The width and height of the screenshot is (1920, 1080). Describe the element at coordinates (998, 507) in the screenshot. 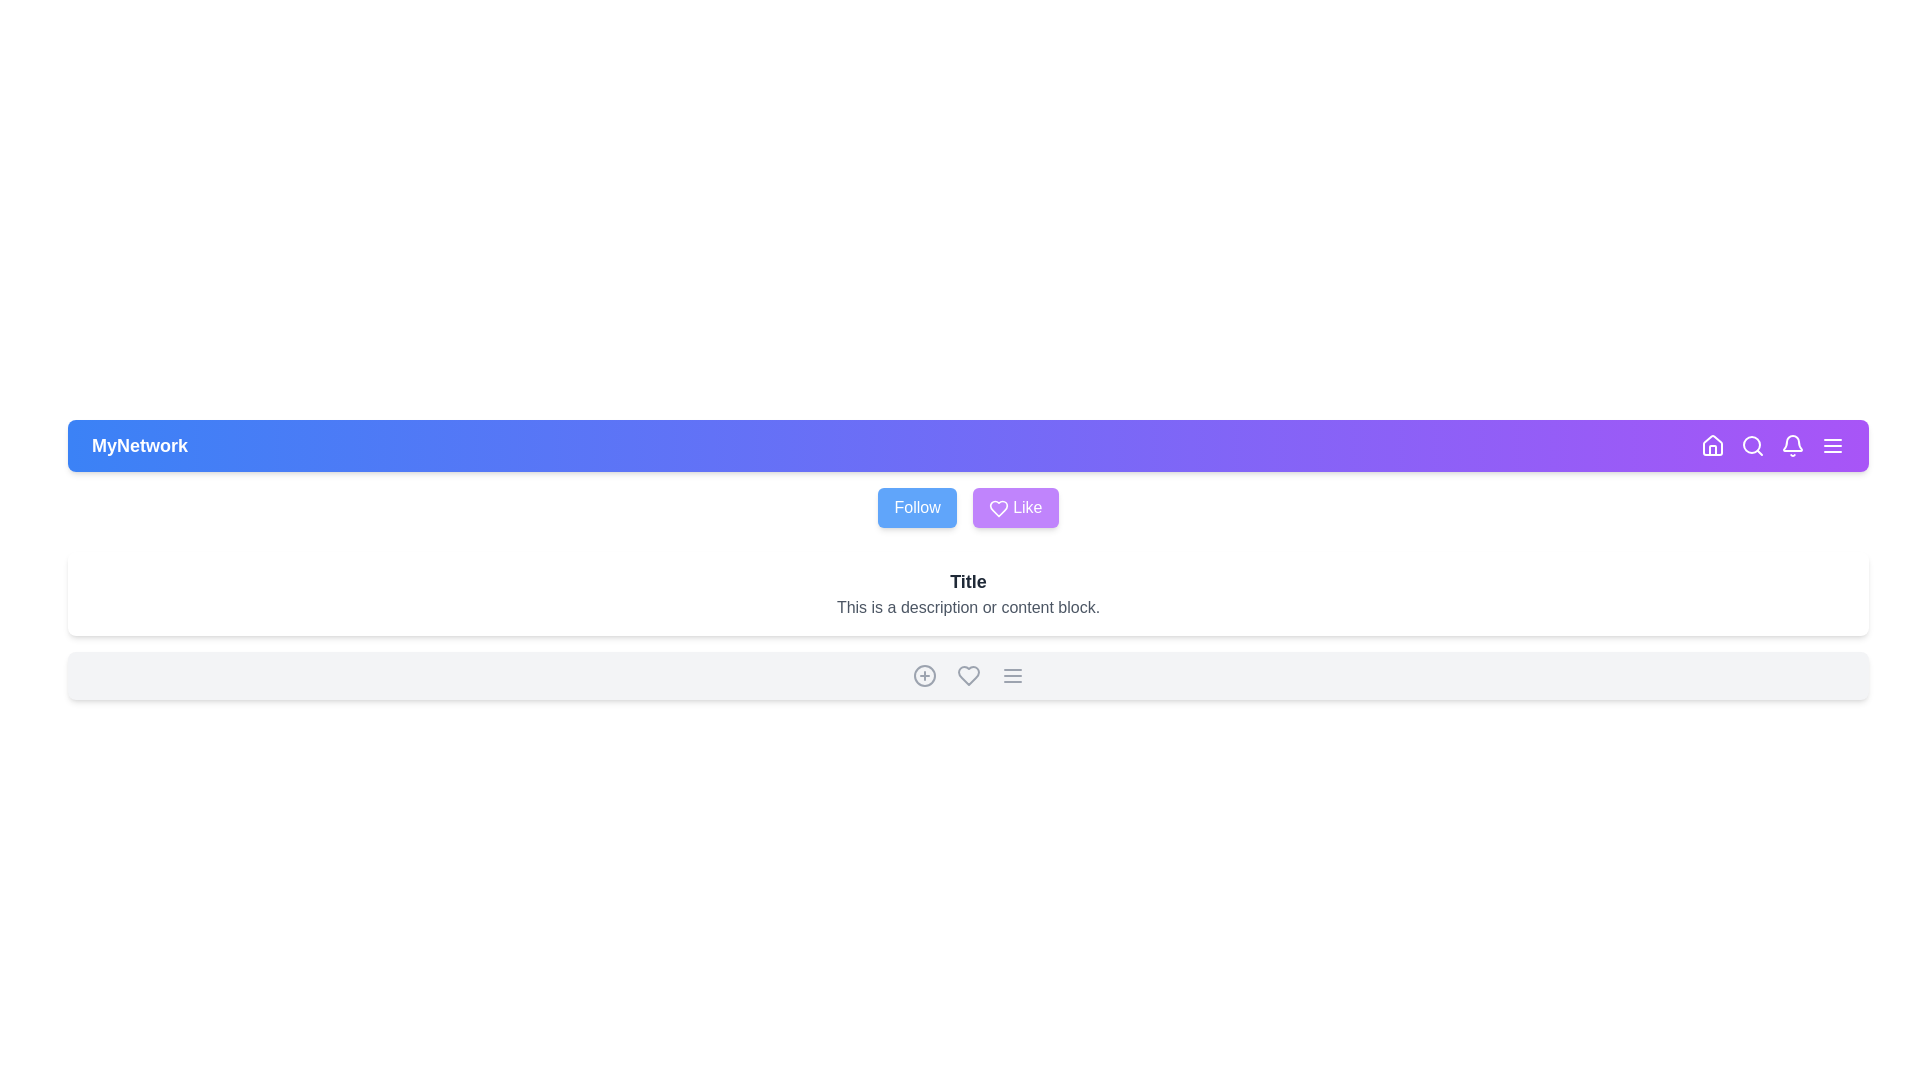

I see `the heart icon within the 'Like' button` at that location.